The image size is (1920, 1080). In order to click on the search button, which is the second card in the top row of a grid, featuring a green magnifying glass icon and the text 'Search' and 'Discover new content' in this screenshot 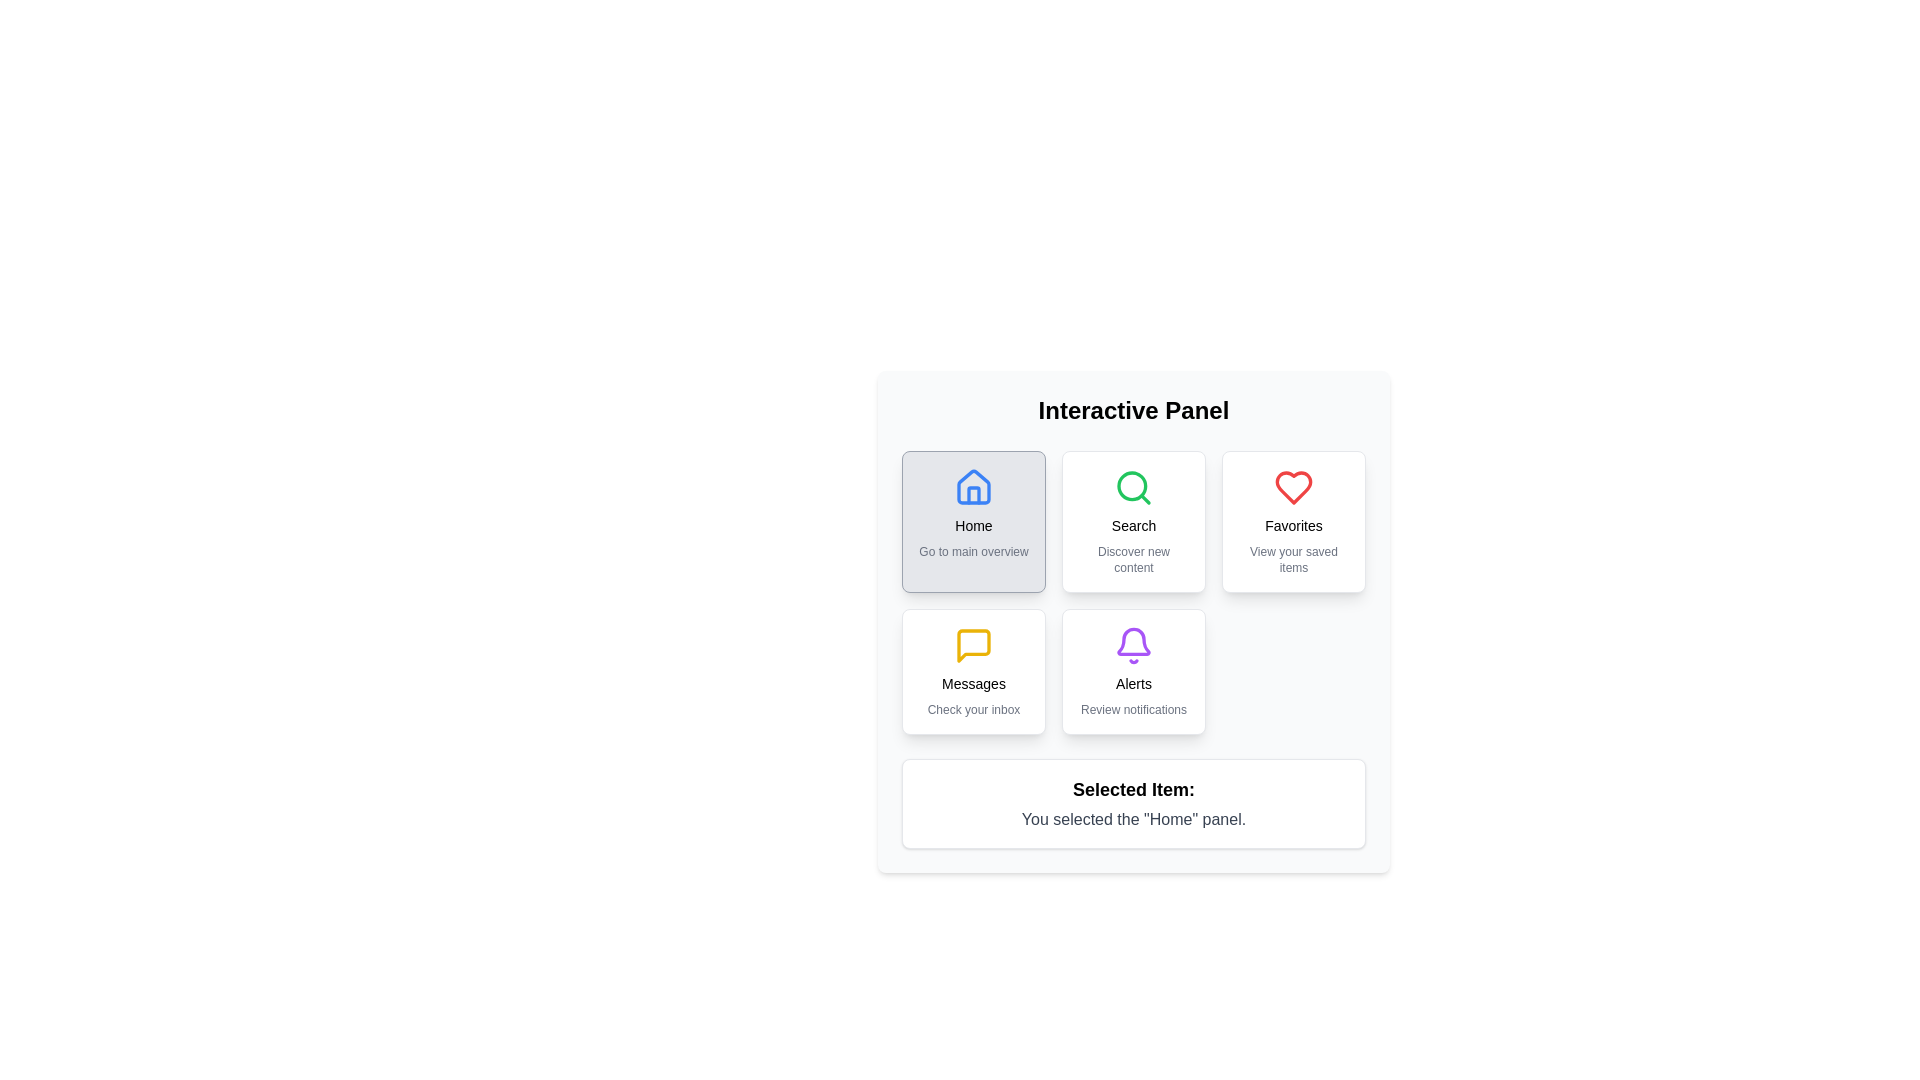, I will do `click(1133, 520)`.